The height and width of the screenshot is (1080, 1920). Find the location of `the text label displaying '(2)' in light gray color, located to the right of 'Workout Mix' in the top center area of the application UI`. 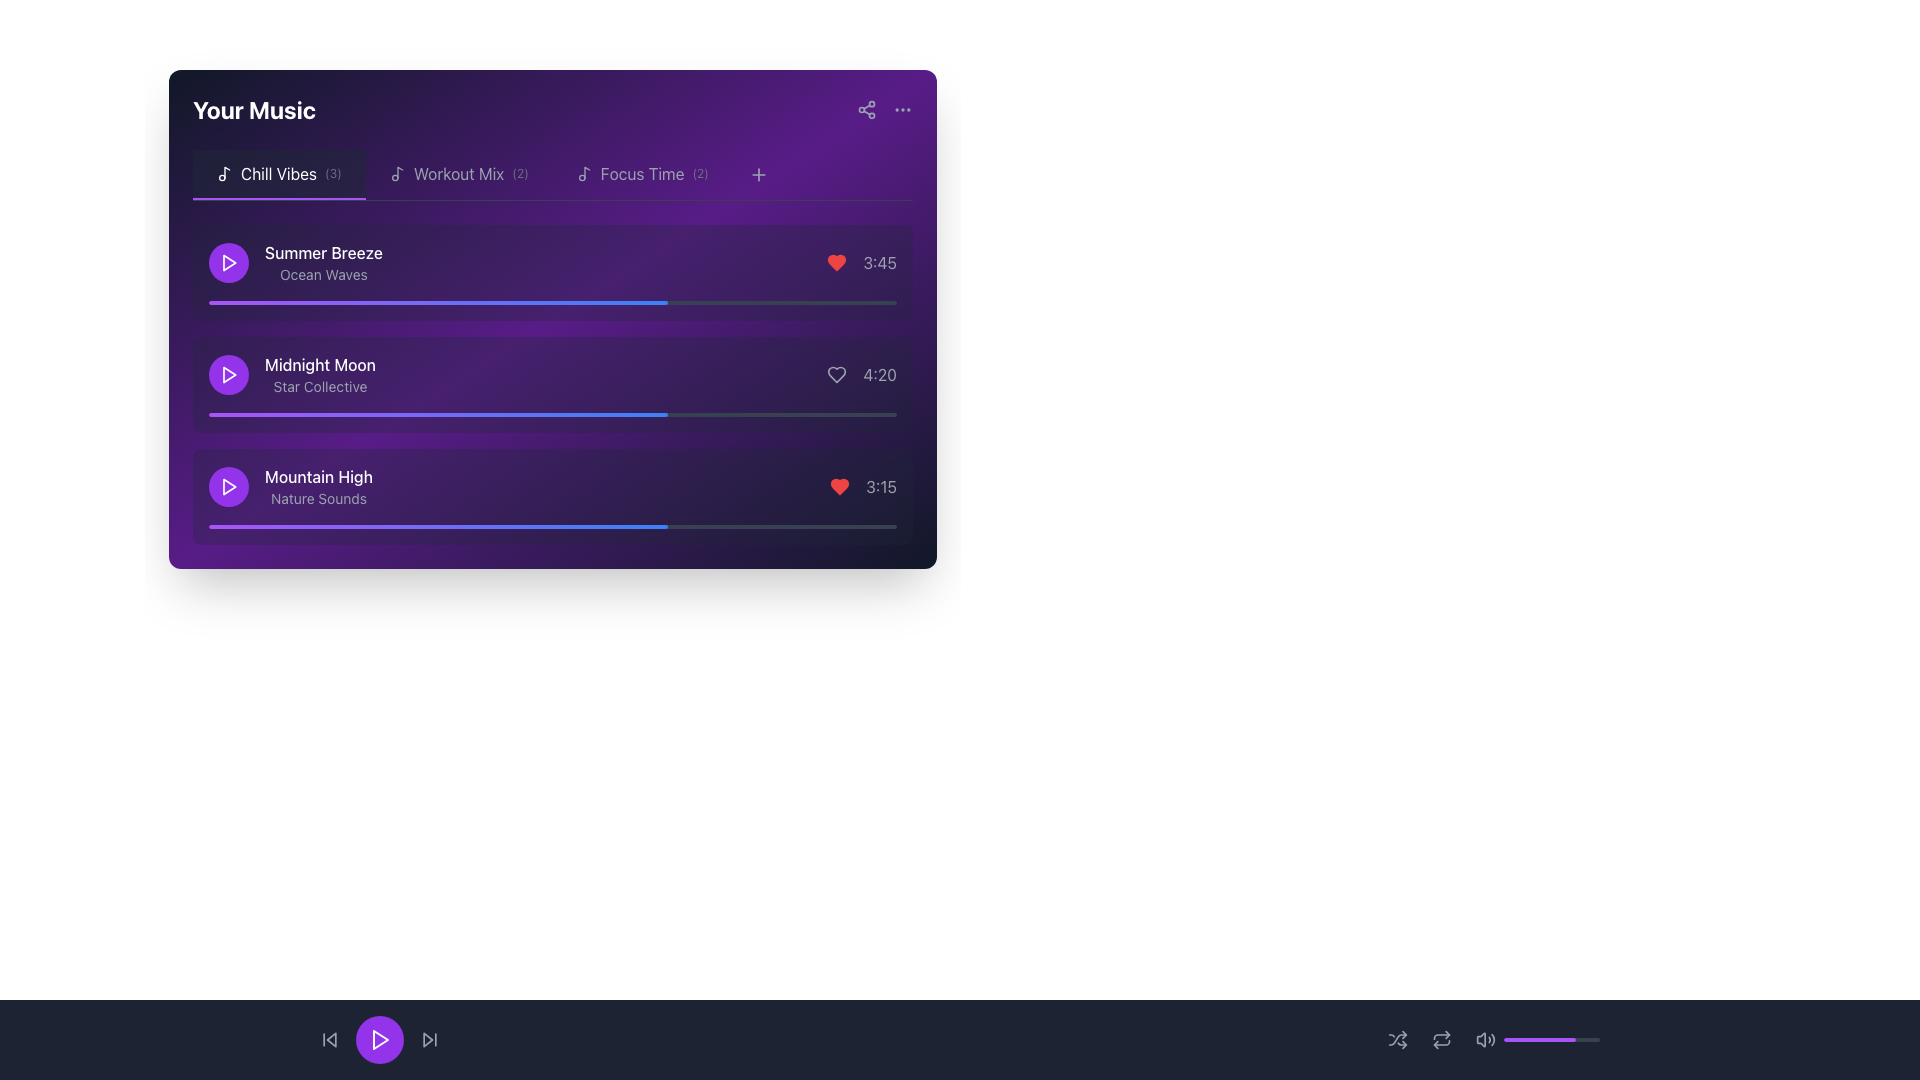

the text label displaying '(2)' in light gray color, located to the right of 'Workout Mix' in the top center area of the application UI is located at coordinates (520, 172).